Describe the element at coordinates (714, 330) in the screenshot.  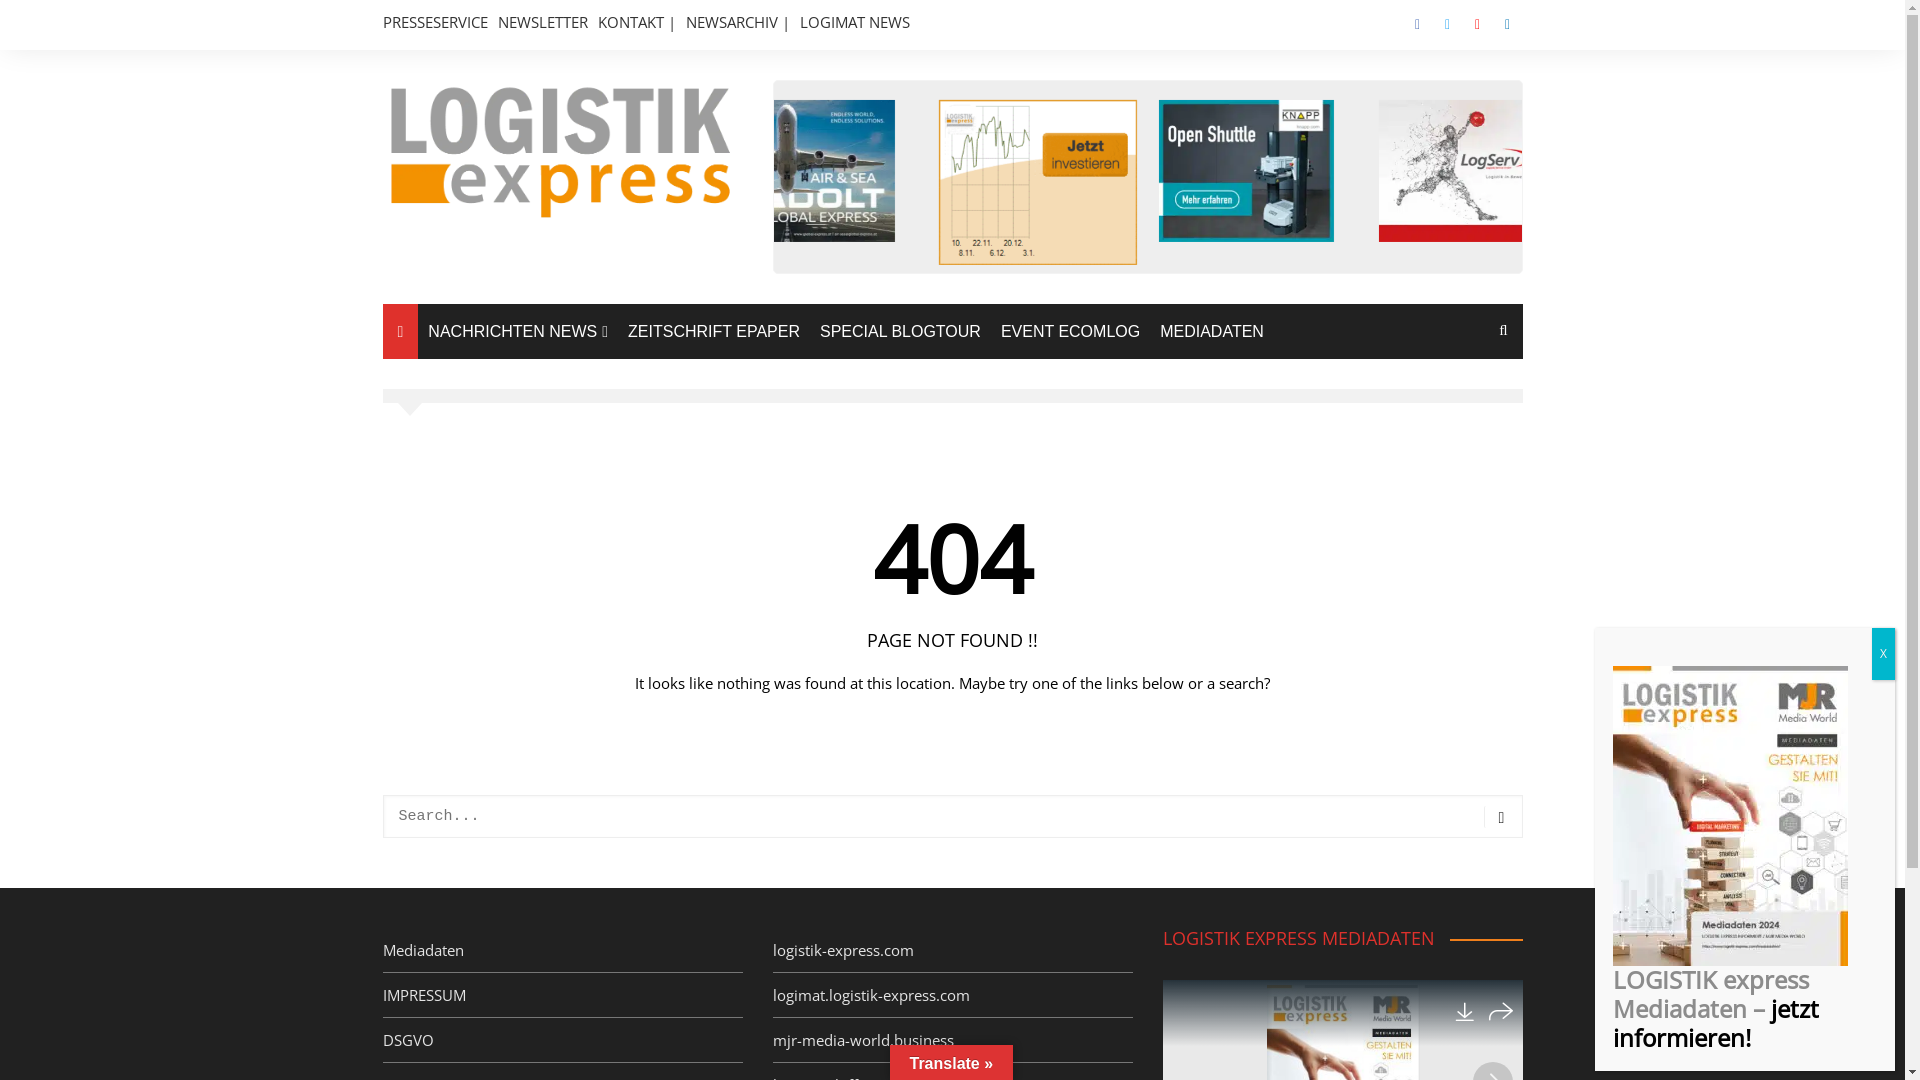
I see `'ZEITSCHRIFT EPAPER'` at that location.